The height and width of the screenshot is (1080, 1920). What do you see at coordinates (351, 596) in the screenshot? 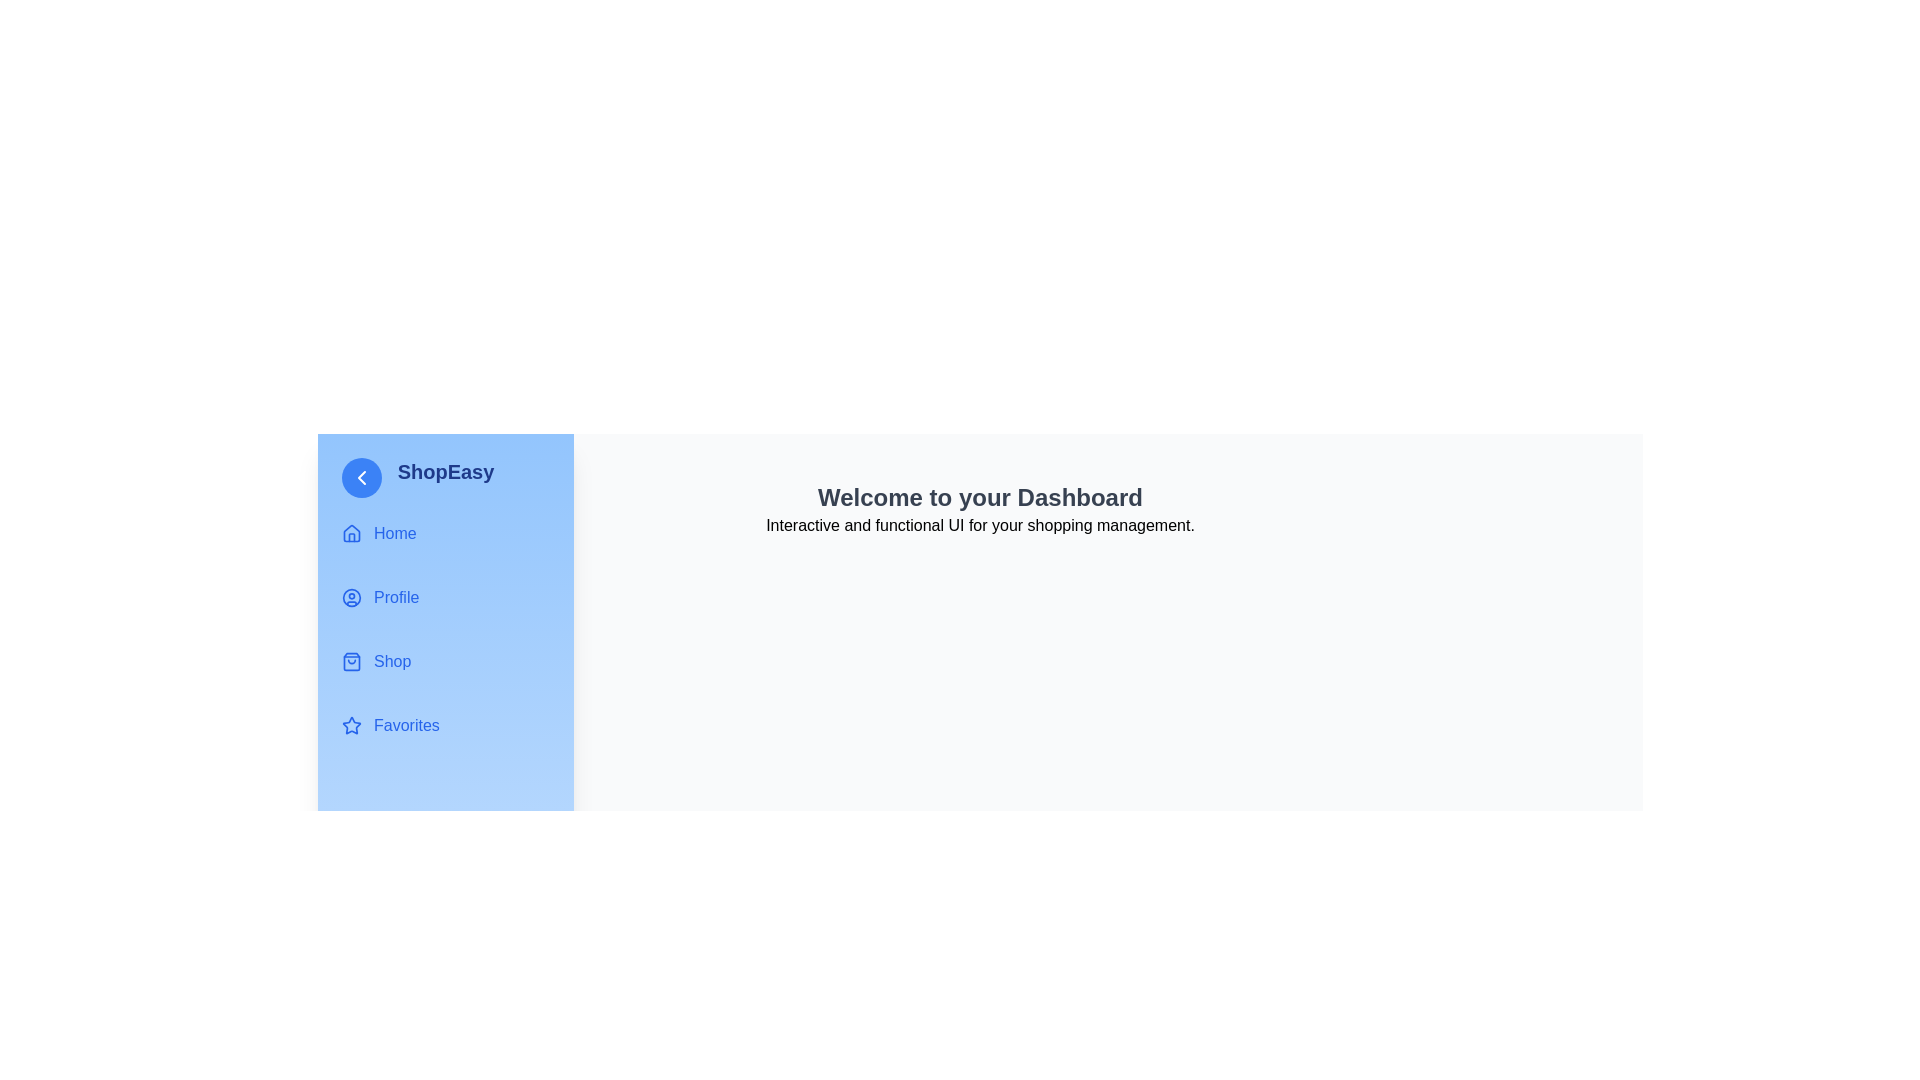
I see `the SVG circle element with a blue border that represents the user profile icon in the vertical menu on the left side of the interface` at bounding box center [351, 596].